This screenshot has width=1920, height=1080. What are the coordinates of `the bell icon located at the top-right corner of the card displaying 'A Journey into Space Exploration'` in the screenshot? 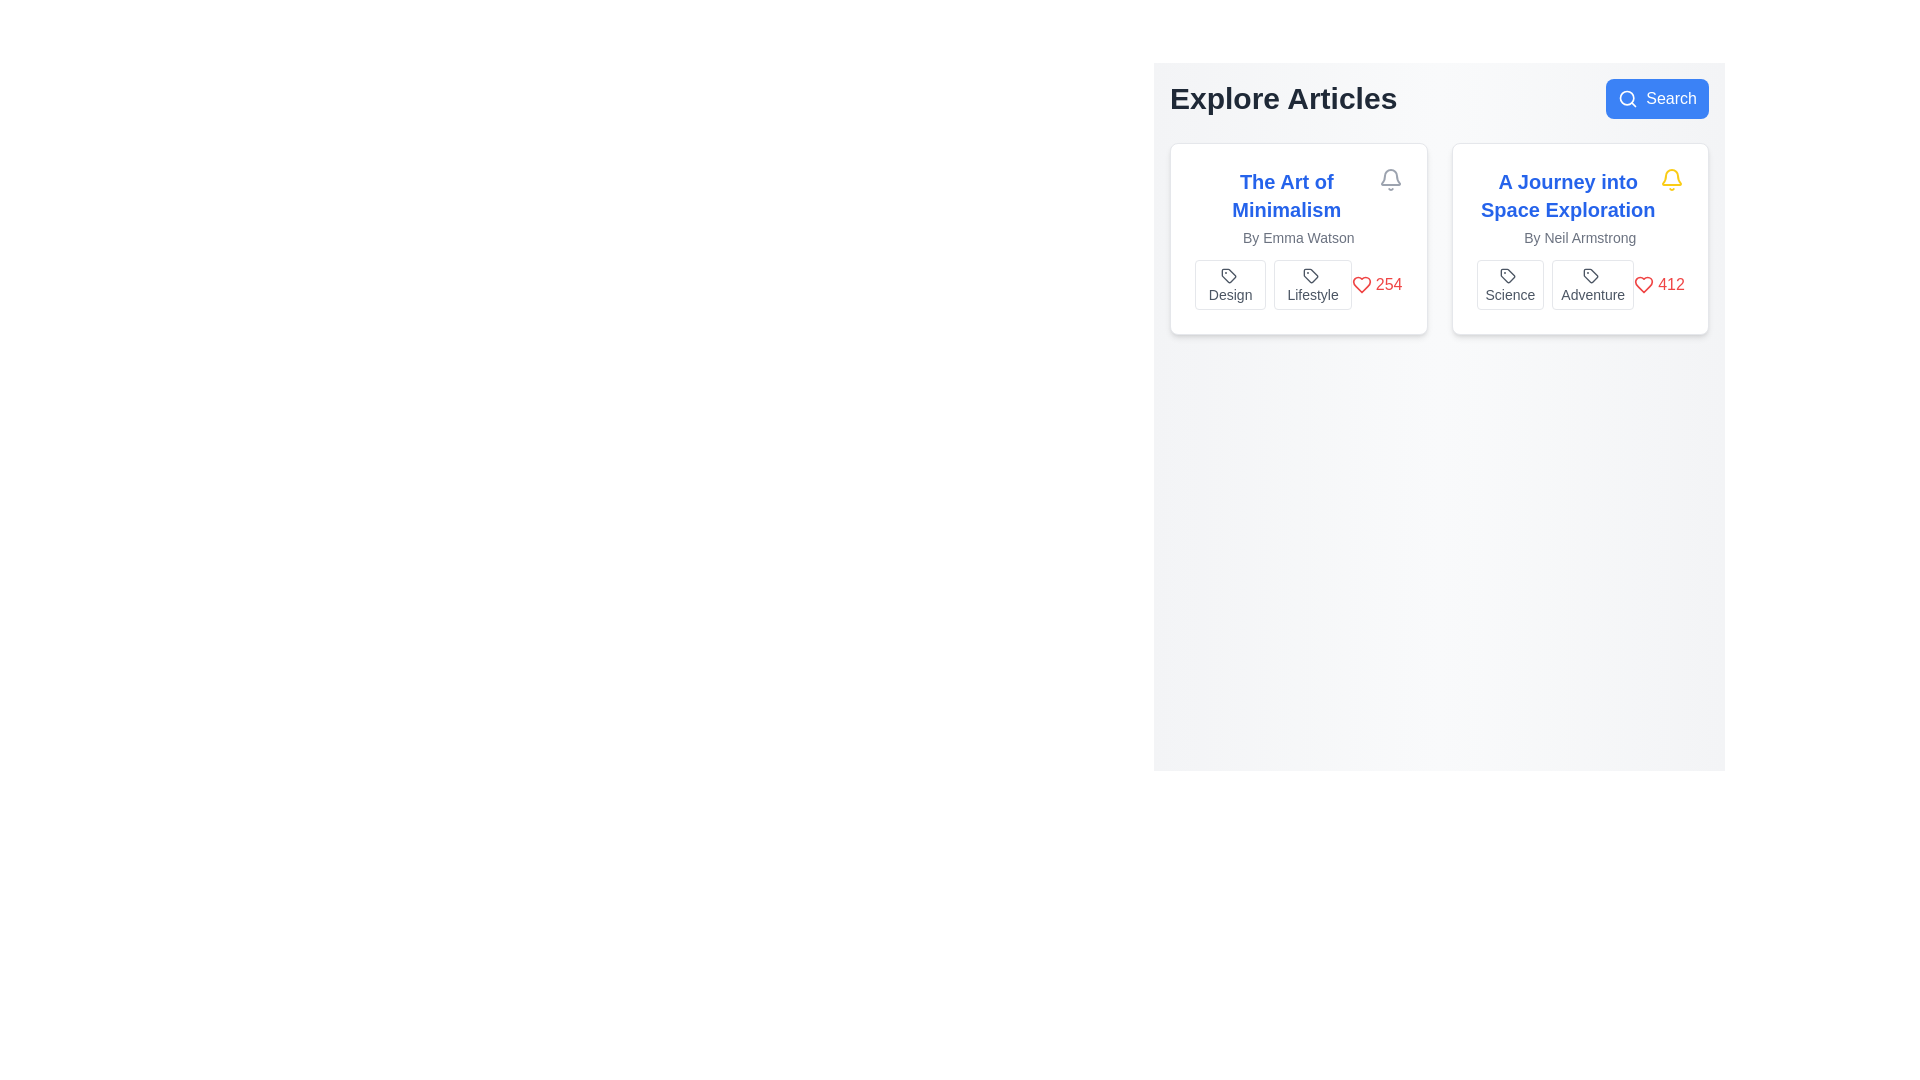 It's located at (1671, 180).